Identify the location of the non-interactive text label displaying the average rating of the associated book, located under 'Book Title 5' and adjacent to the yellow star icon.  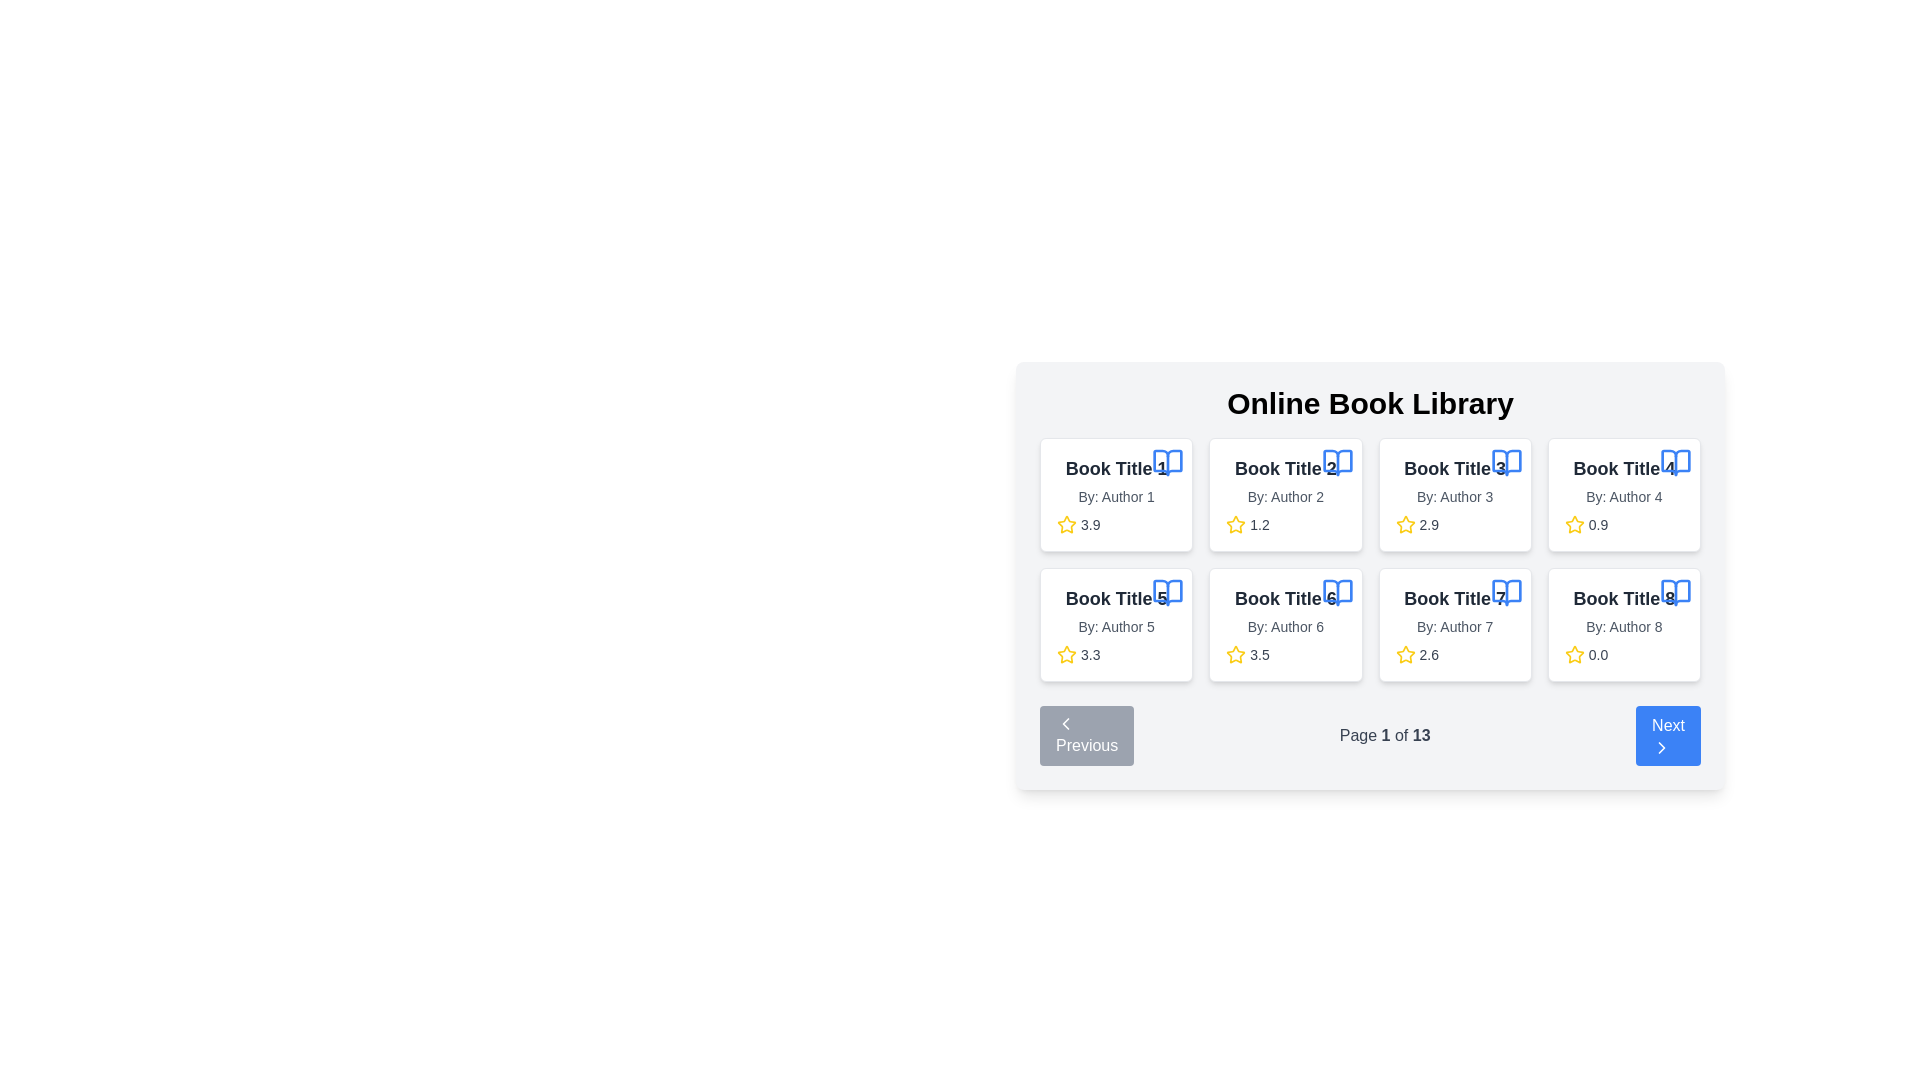
(1089, 655).